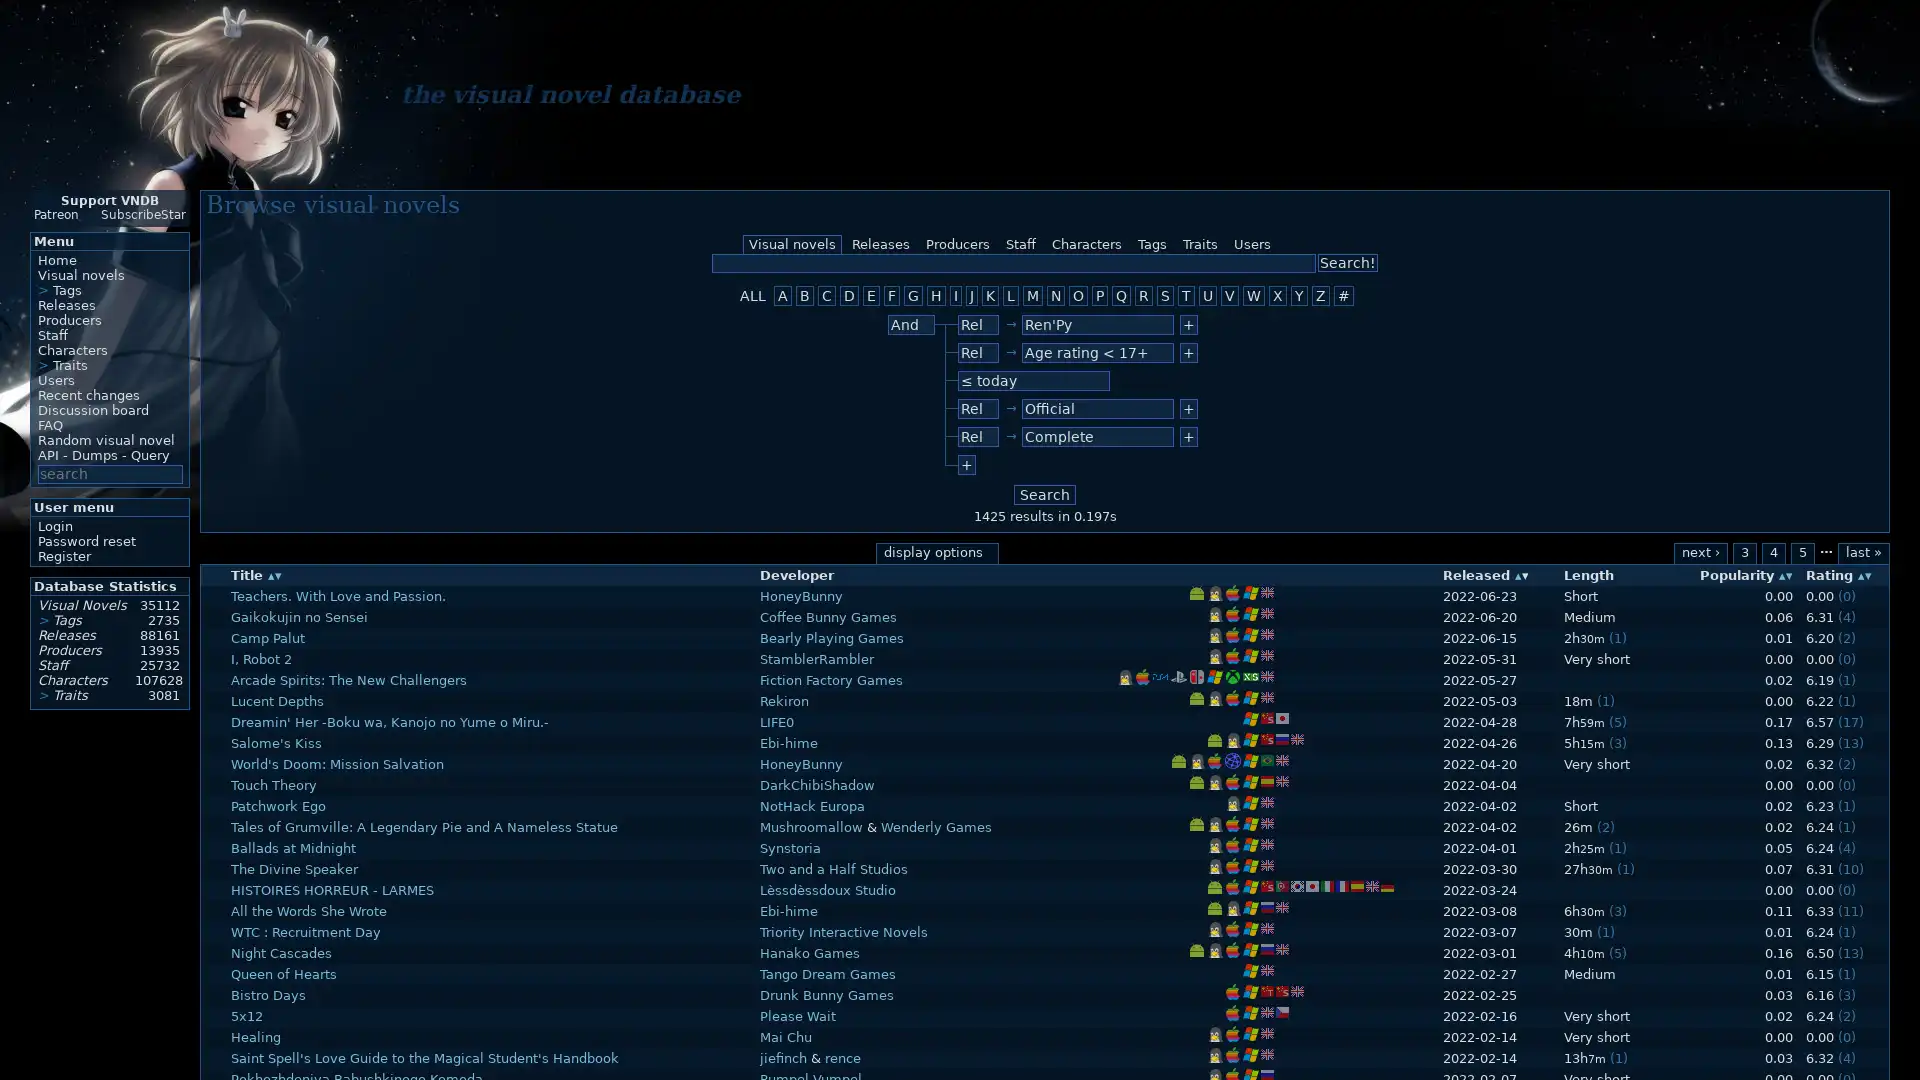  I want to click on C, so click(826, 296).